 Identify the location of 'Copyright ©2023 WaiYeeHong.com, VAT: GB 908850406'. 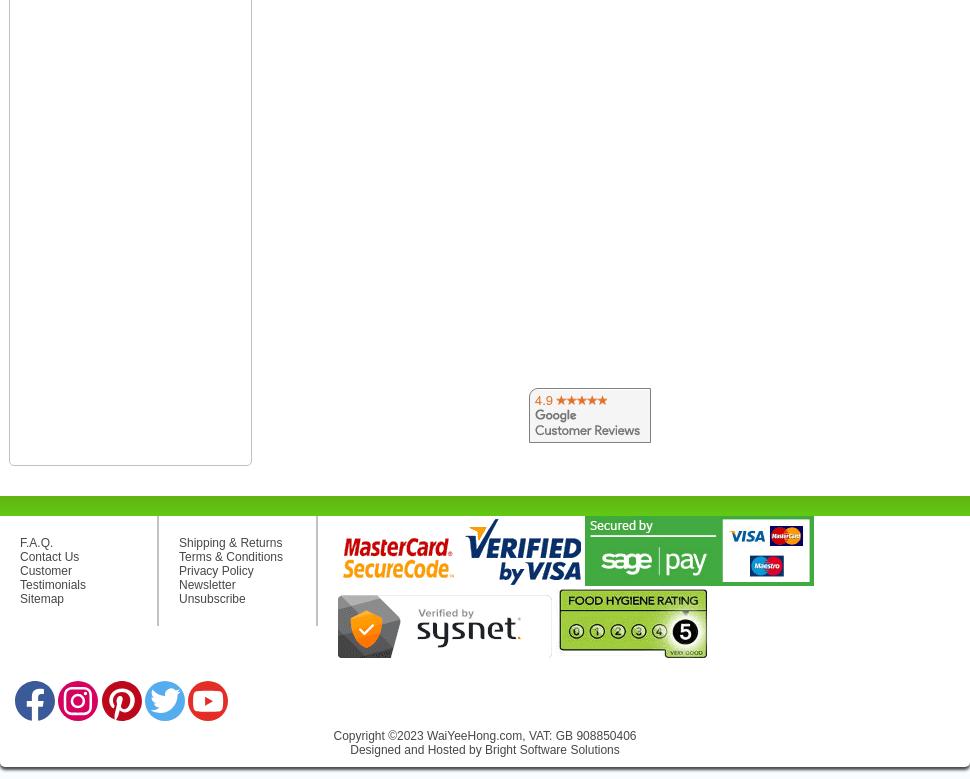
(333, 734).